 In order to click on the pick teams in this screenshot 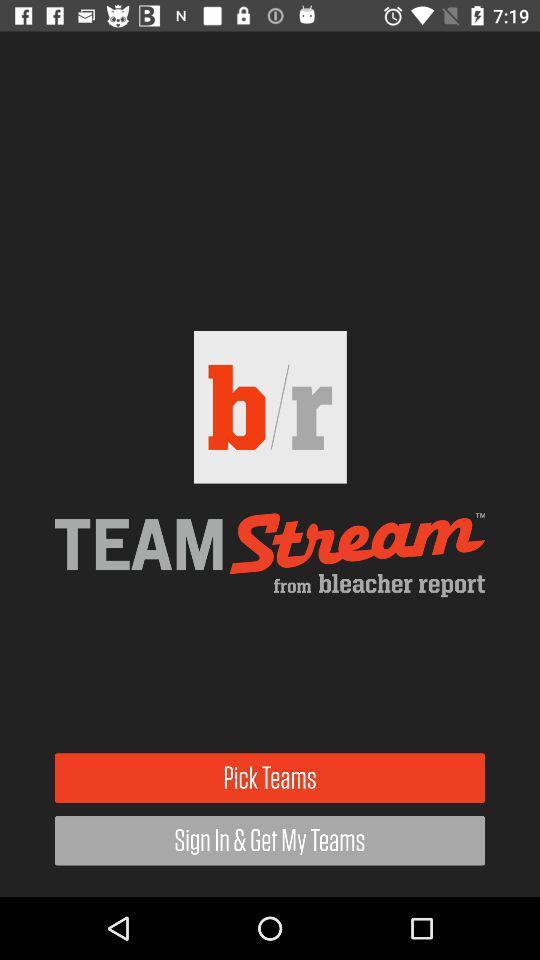, I will do `click(270, 777)`.